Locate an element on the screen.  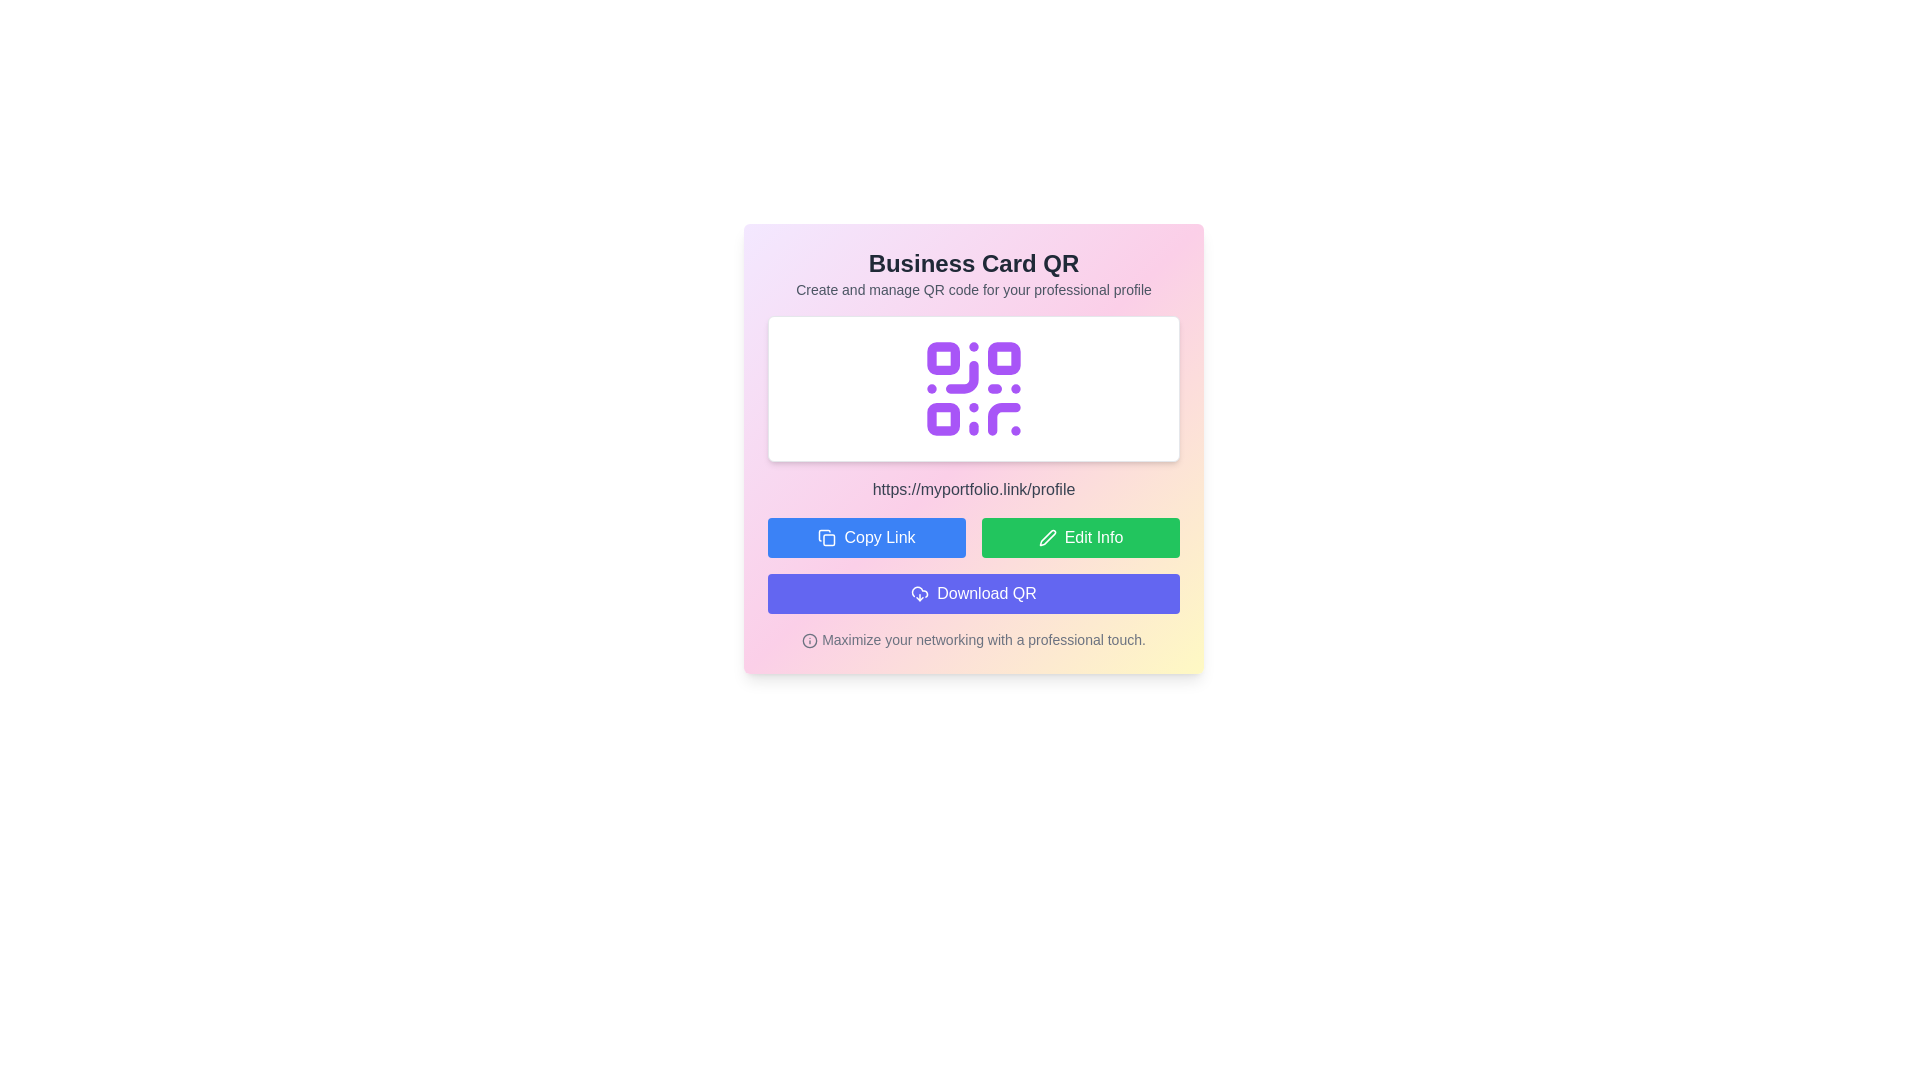
the 'Download QR' button by clicking on the download icon located on the left side of the button is located at coordinates (919, 593).